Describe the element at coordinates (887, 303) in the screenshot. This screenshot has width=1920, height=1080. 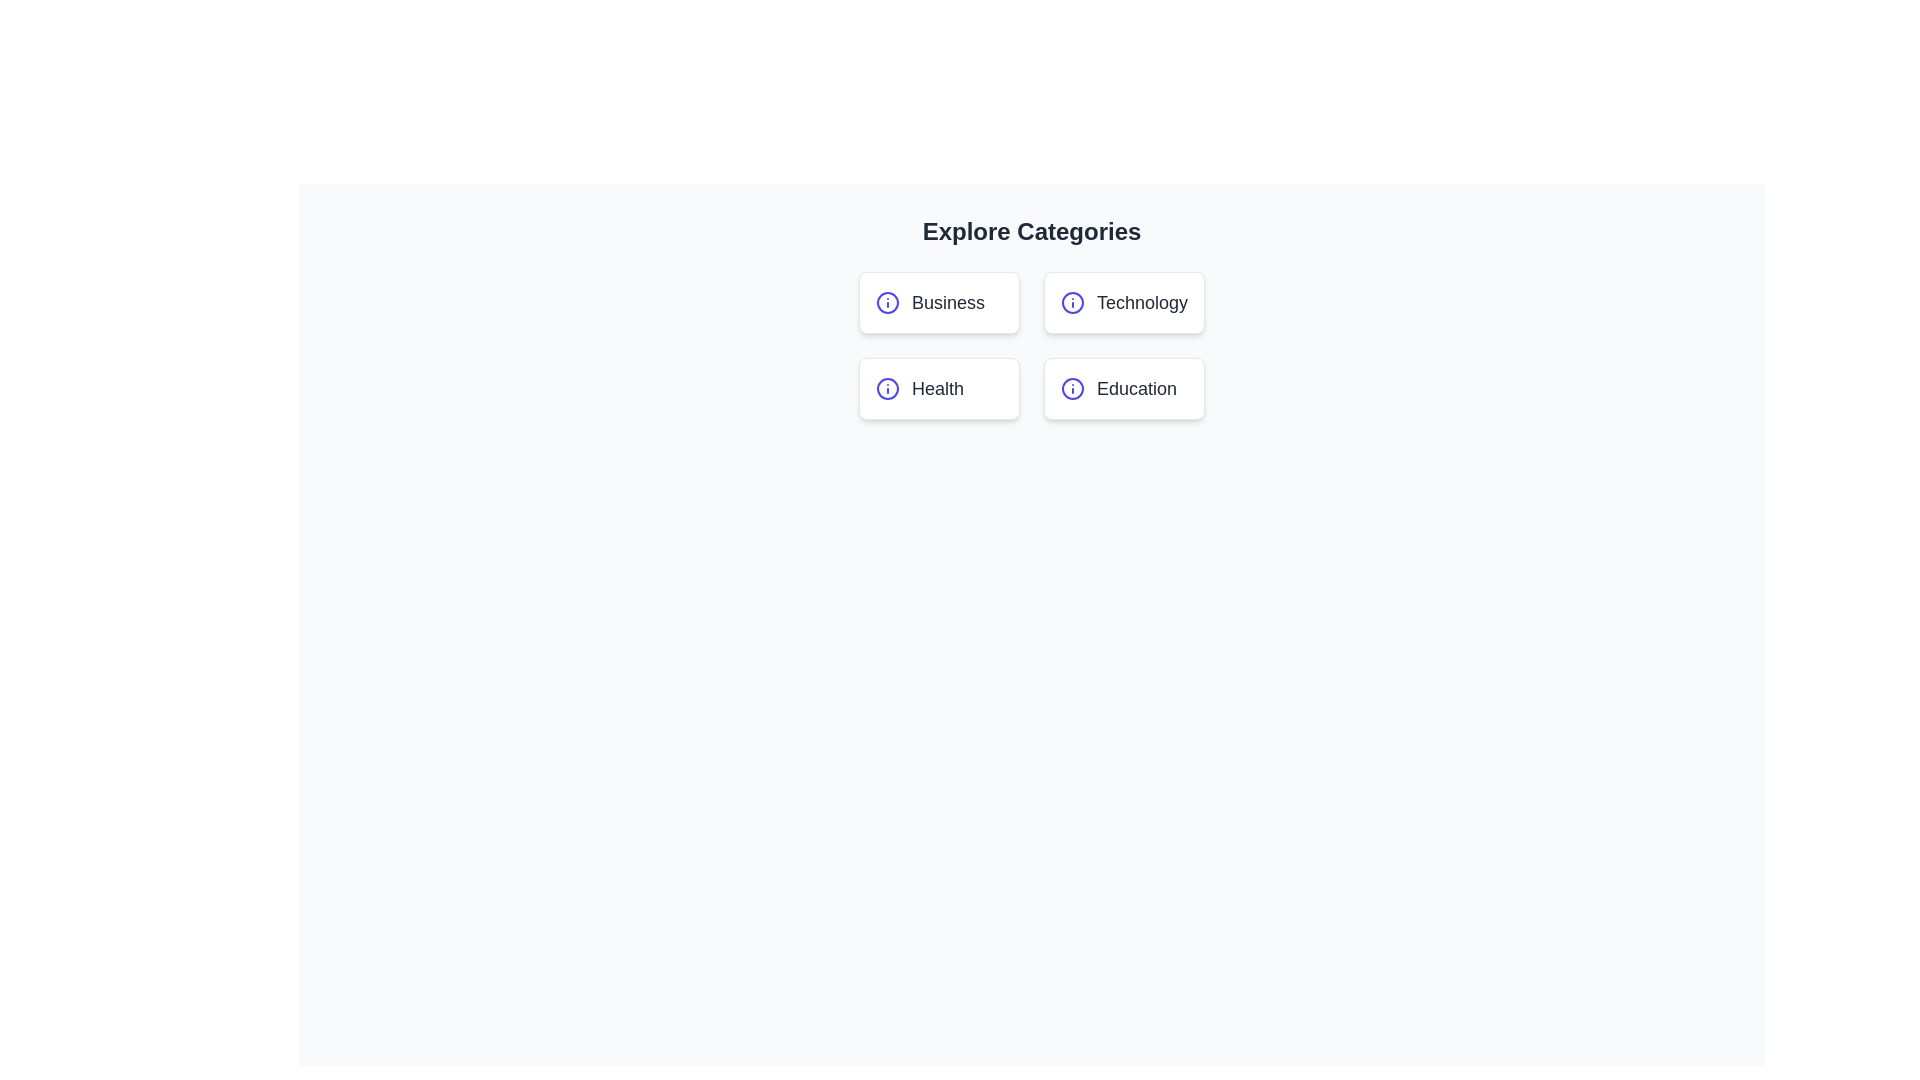
I see `the icon located at the top left of the four-section layout under the header 'Explore Categories', adjacent to the label 'Business', to receive further details` at that location.